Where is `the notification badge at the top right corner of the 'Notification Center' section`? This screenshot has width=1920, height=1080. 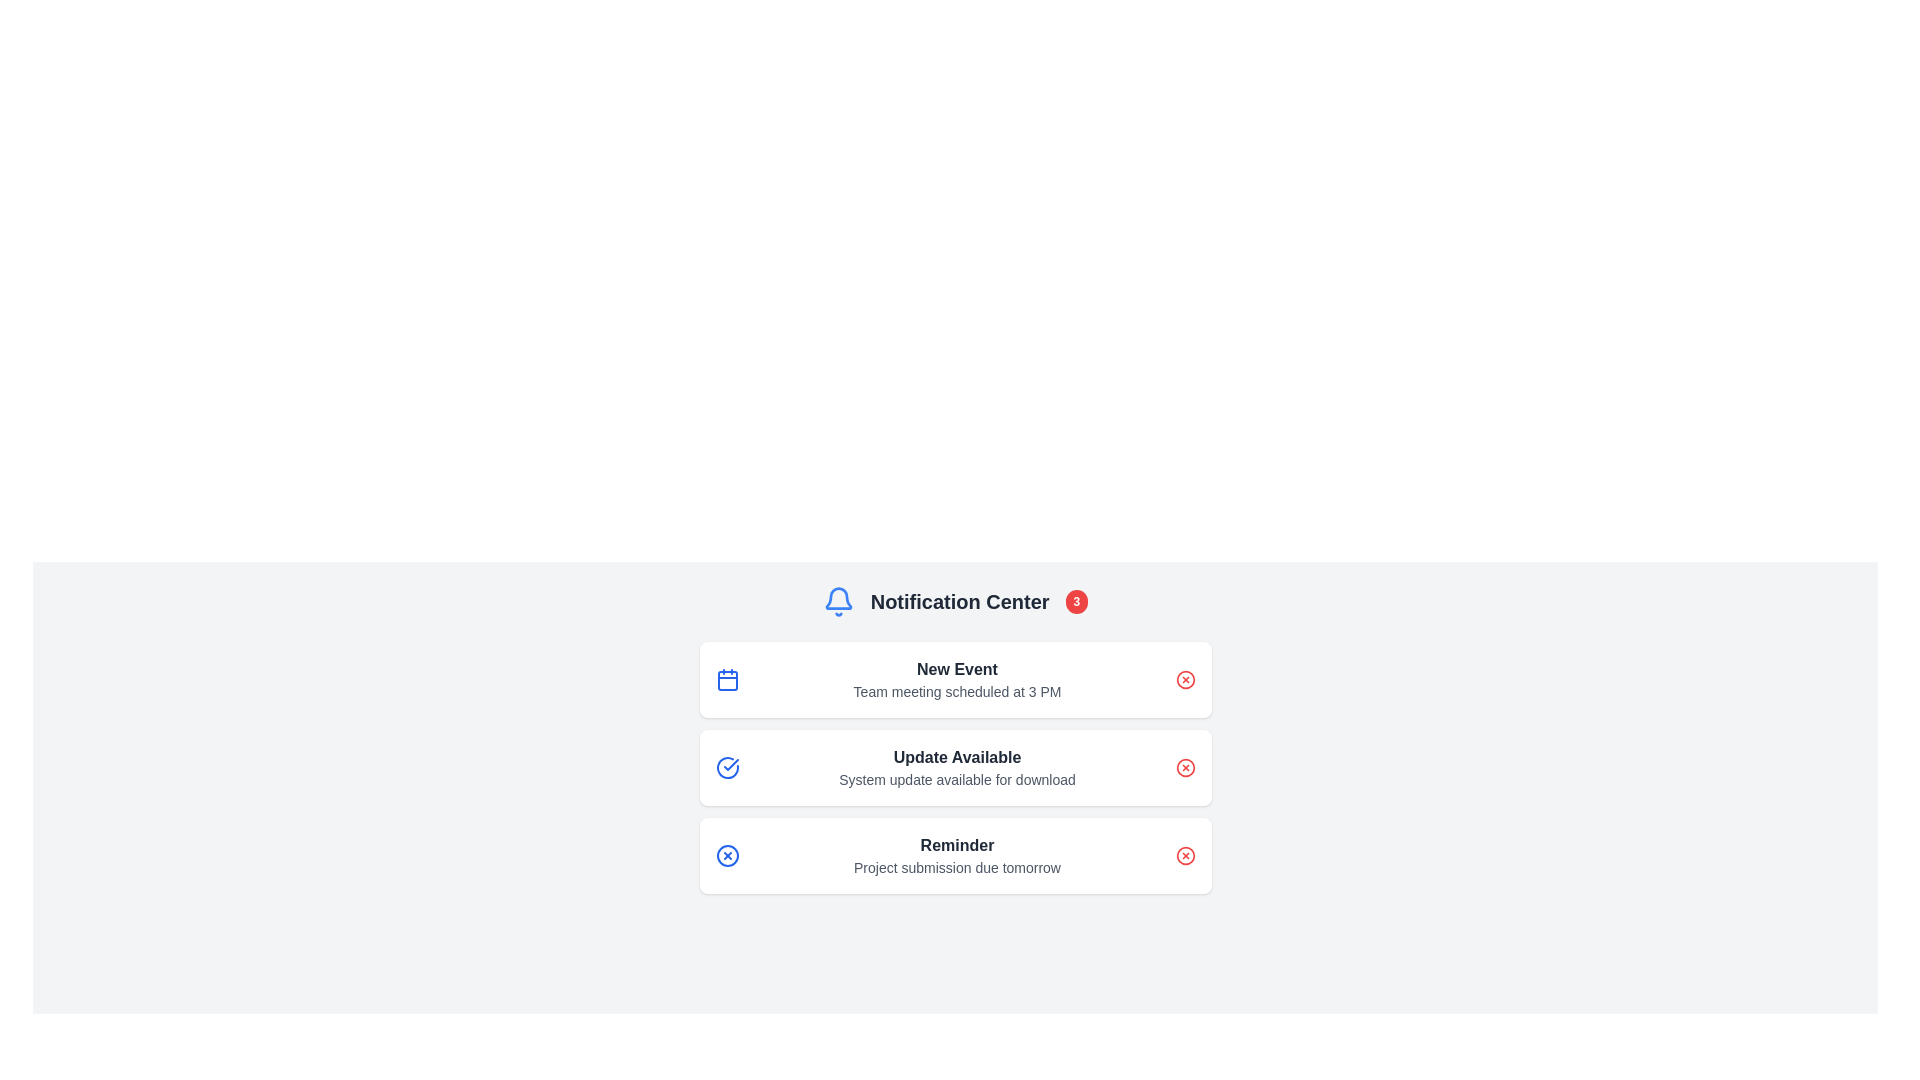 the notification badge at the top right corner of the 'Notification Center' section is located at coordinates (1075, 600).